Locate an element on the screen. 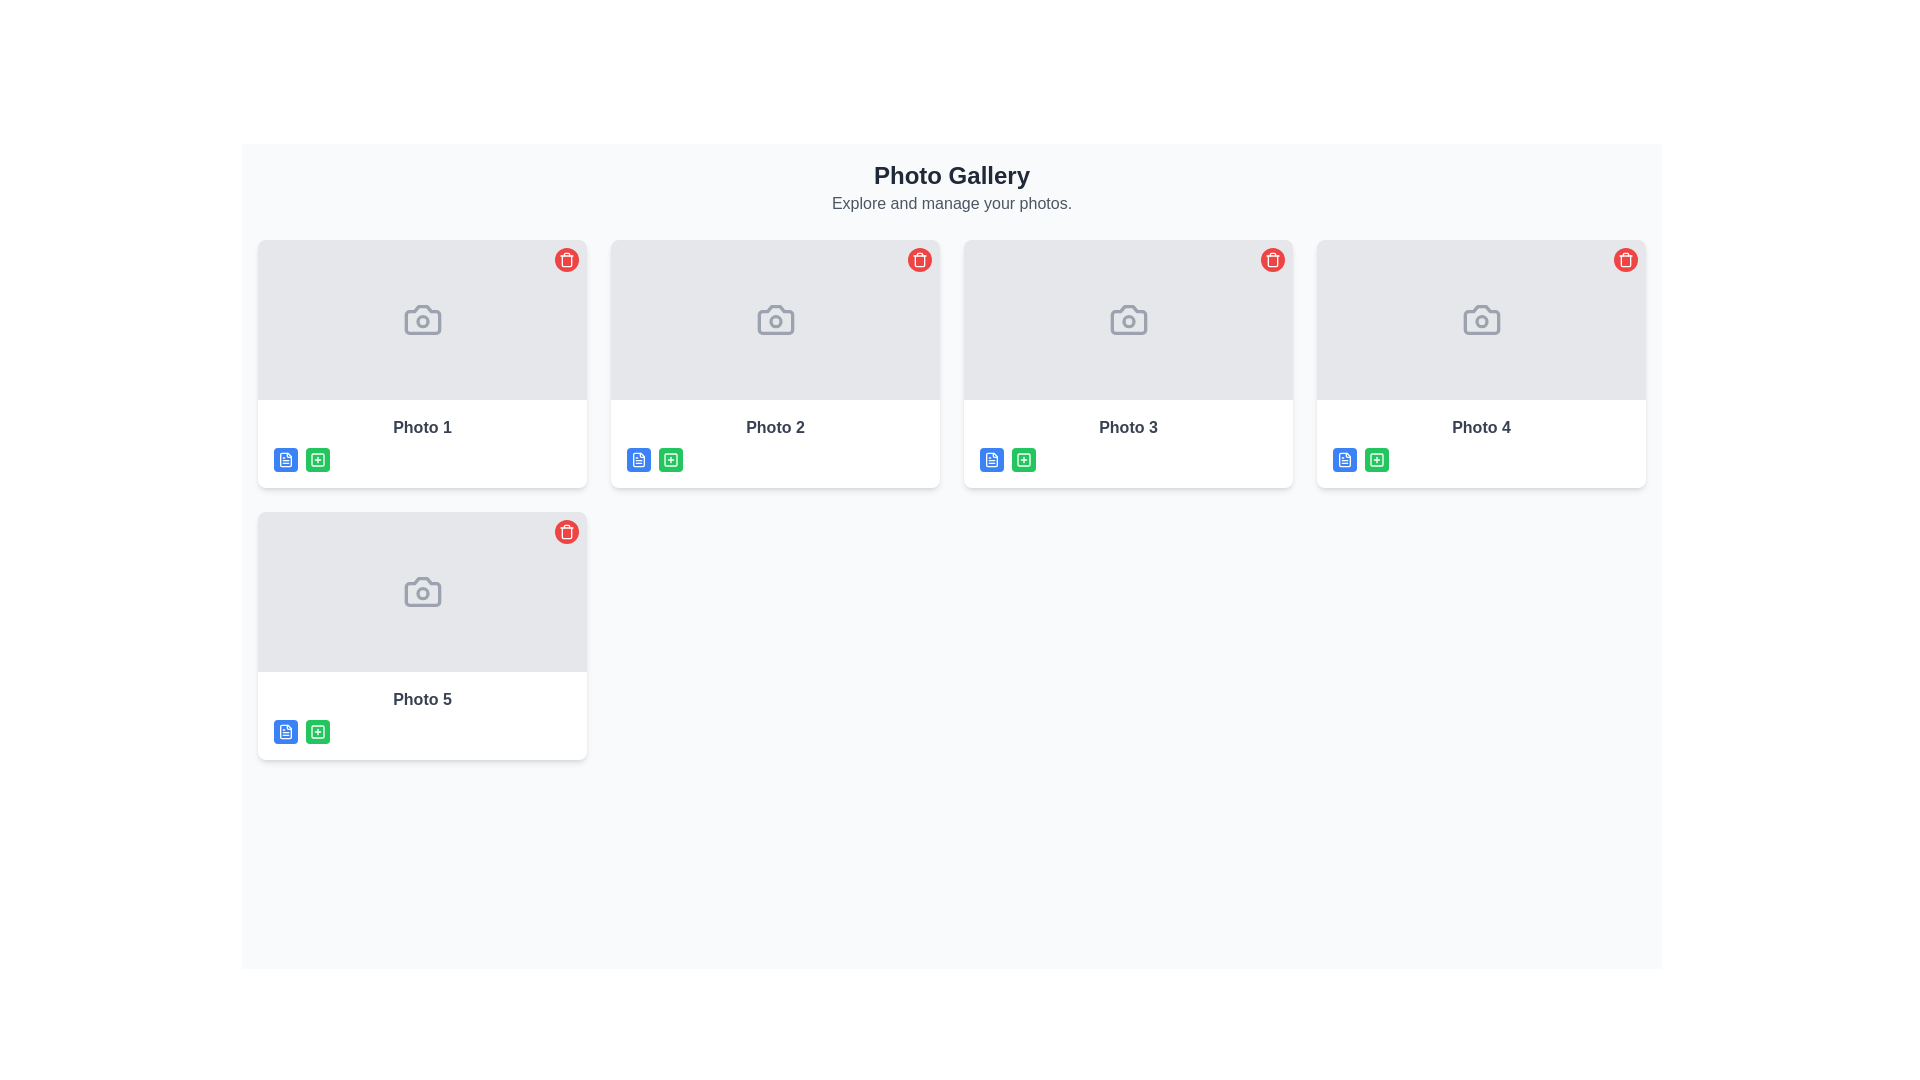  the icon button located at the bottom-left corner of the Photo 2 card is located at coordinates (637, 459).